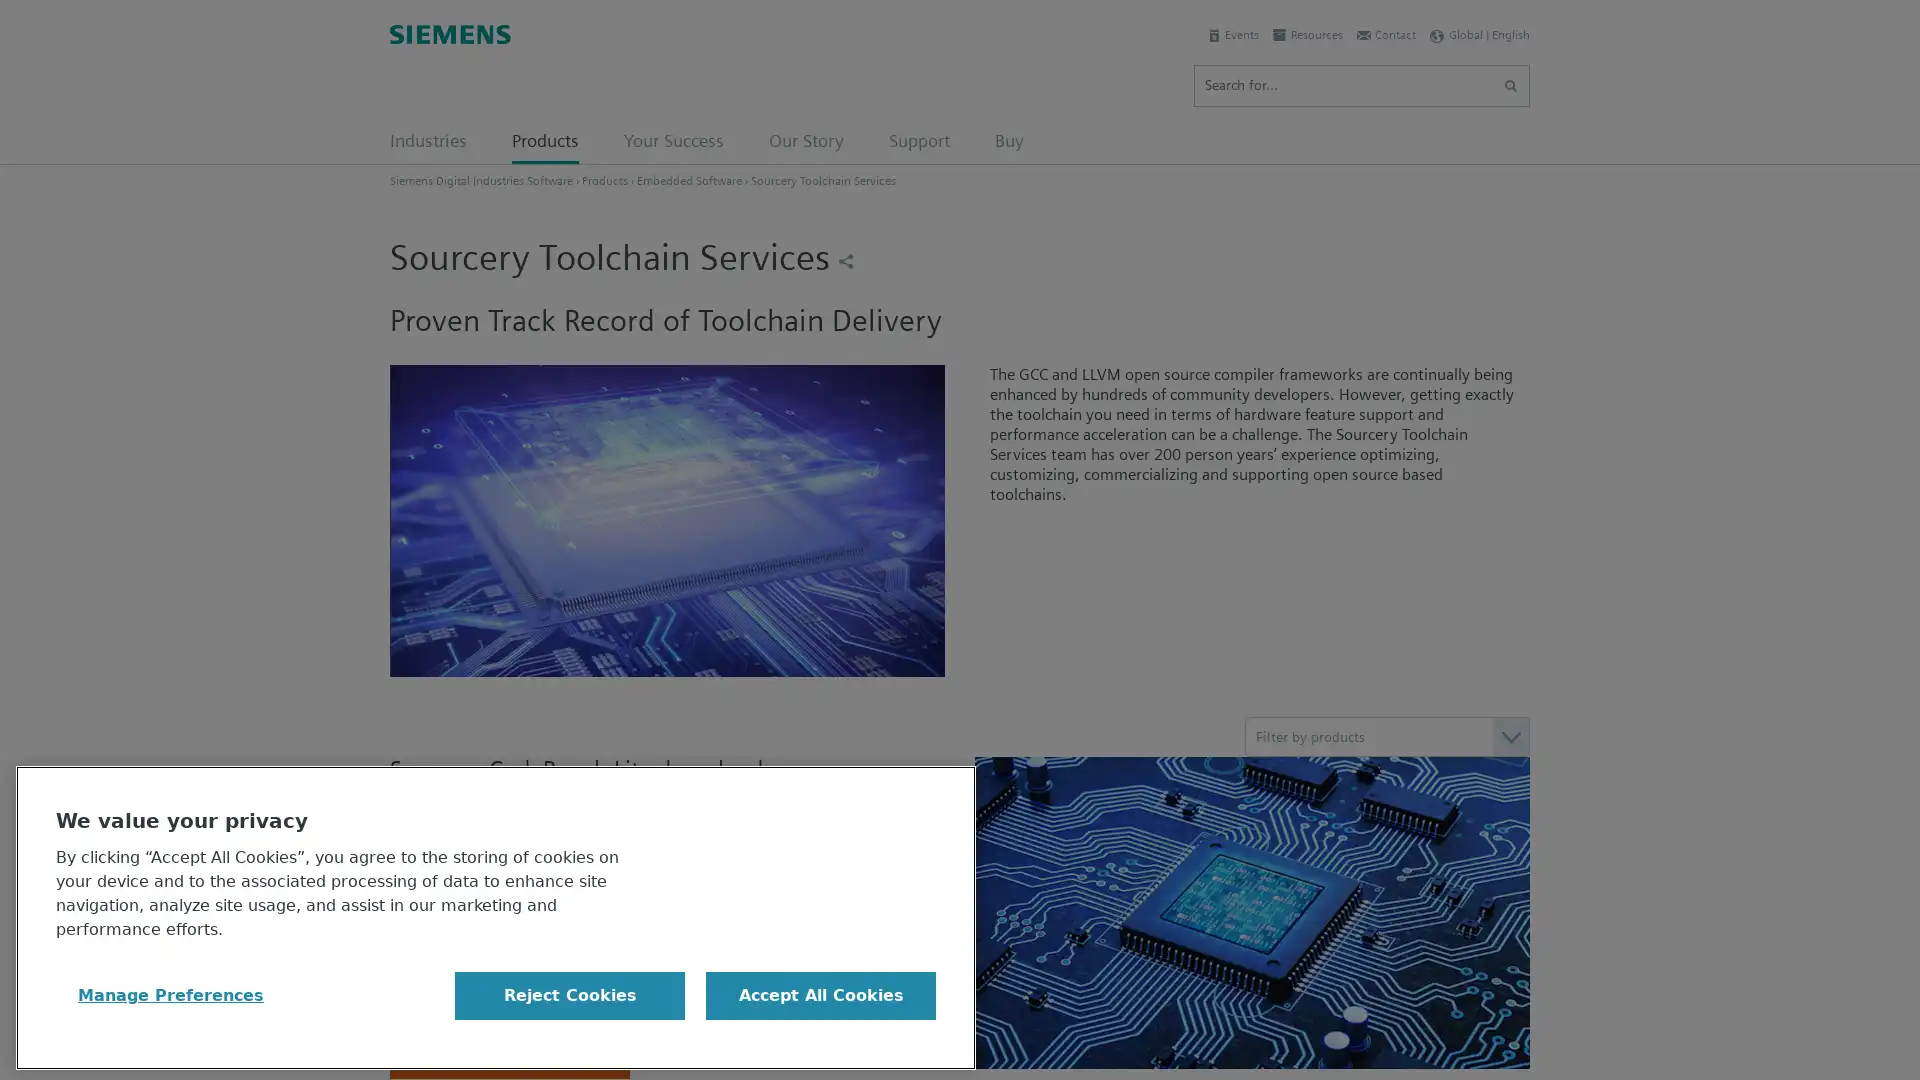  What do you see at coordinates (569, 995) in the screenshot?
I see `Reject Cookies` at bounding box center [569, 995].